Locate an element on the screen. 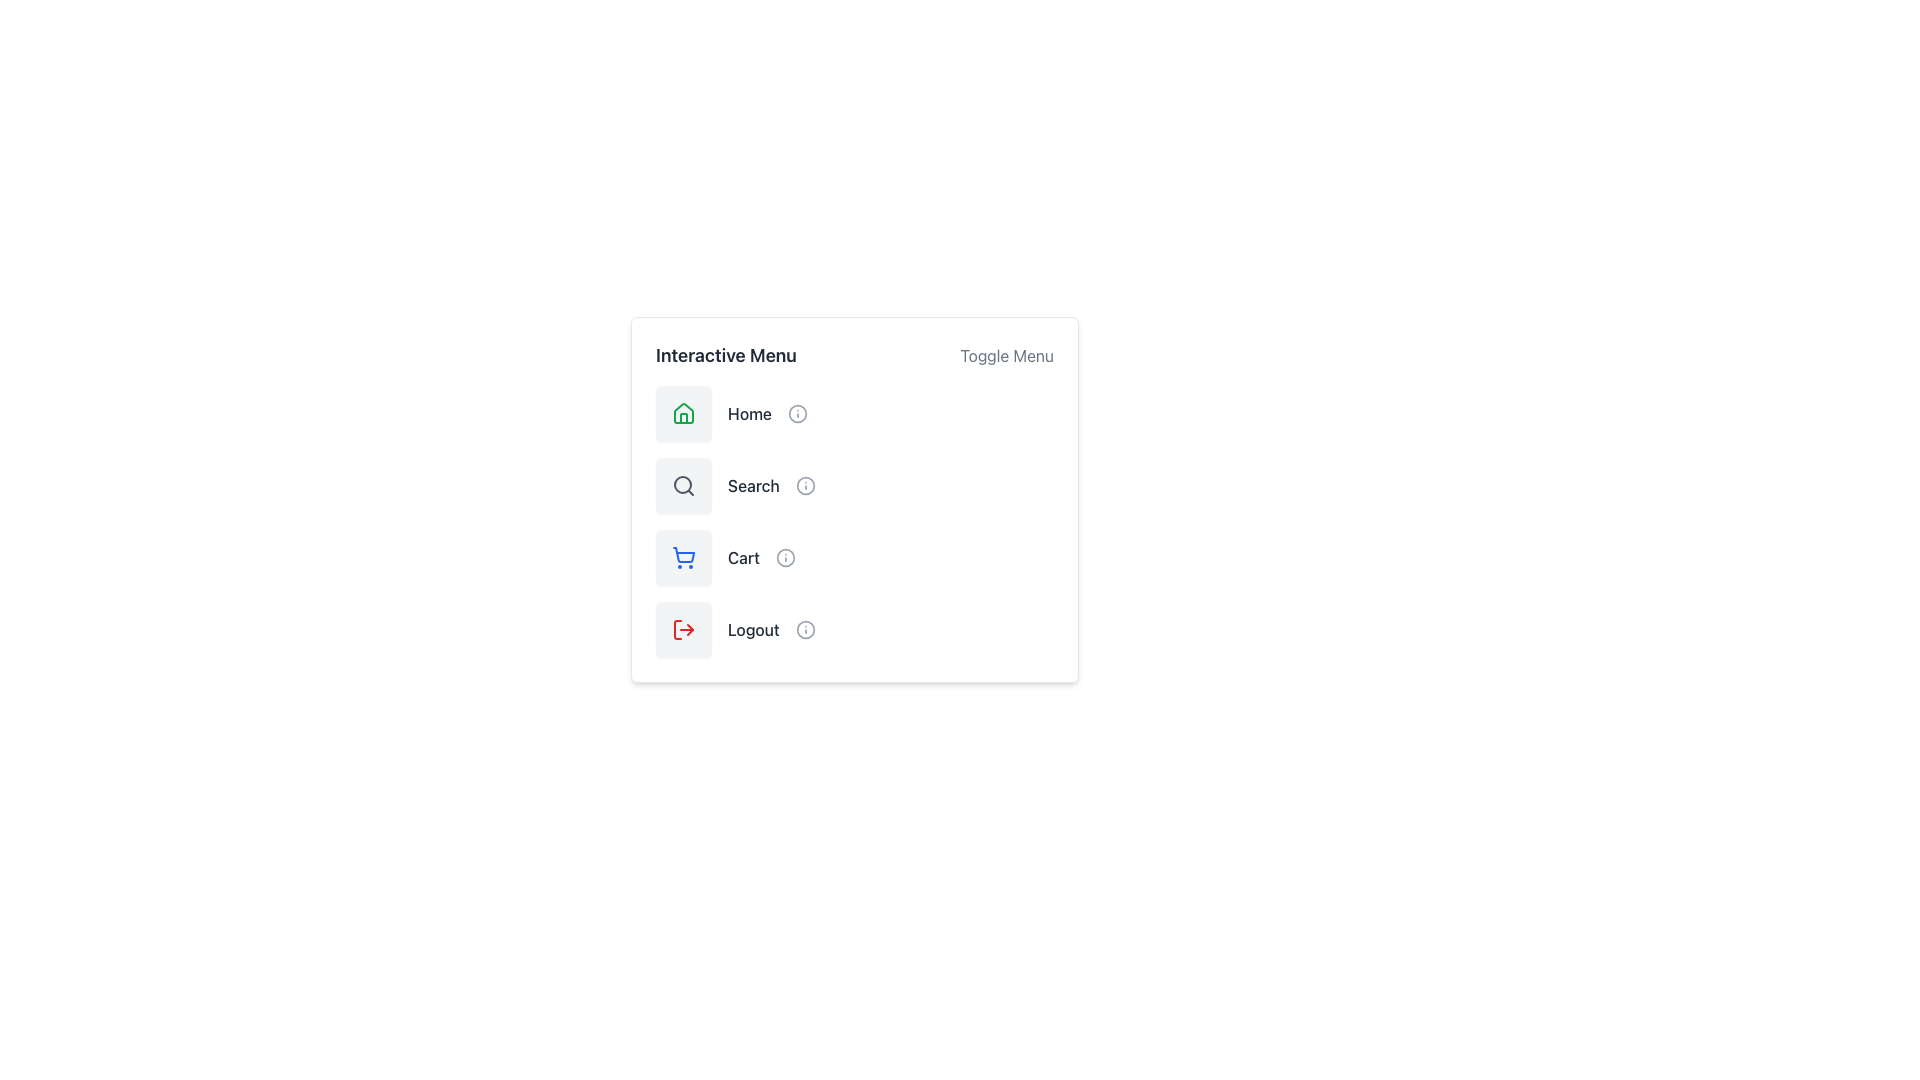  the 'Home' menu icon located at the top-left corner of the interactive menu card is located at coordinates (684, 411).